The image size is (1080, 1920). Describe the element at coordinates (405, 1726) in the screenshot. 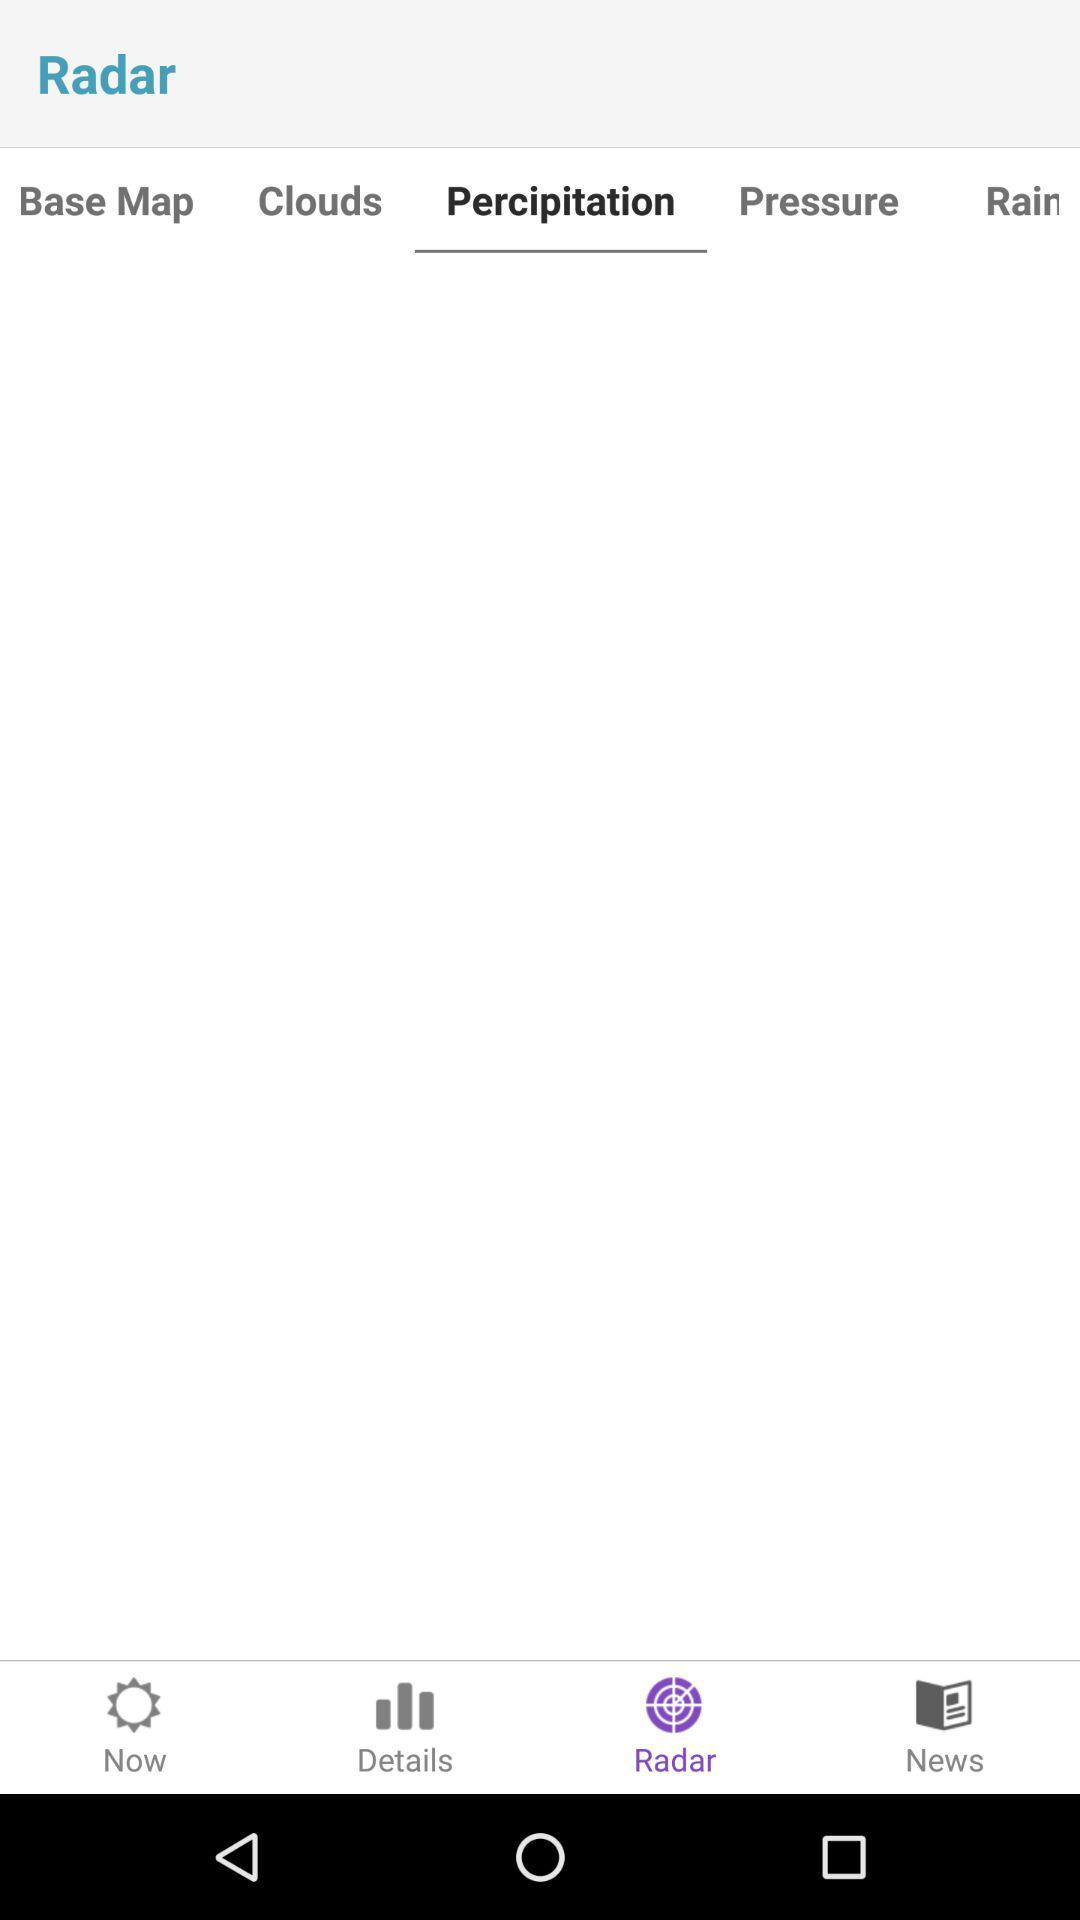

I see `icon to the right of now` at that location.